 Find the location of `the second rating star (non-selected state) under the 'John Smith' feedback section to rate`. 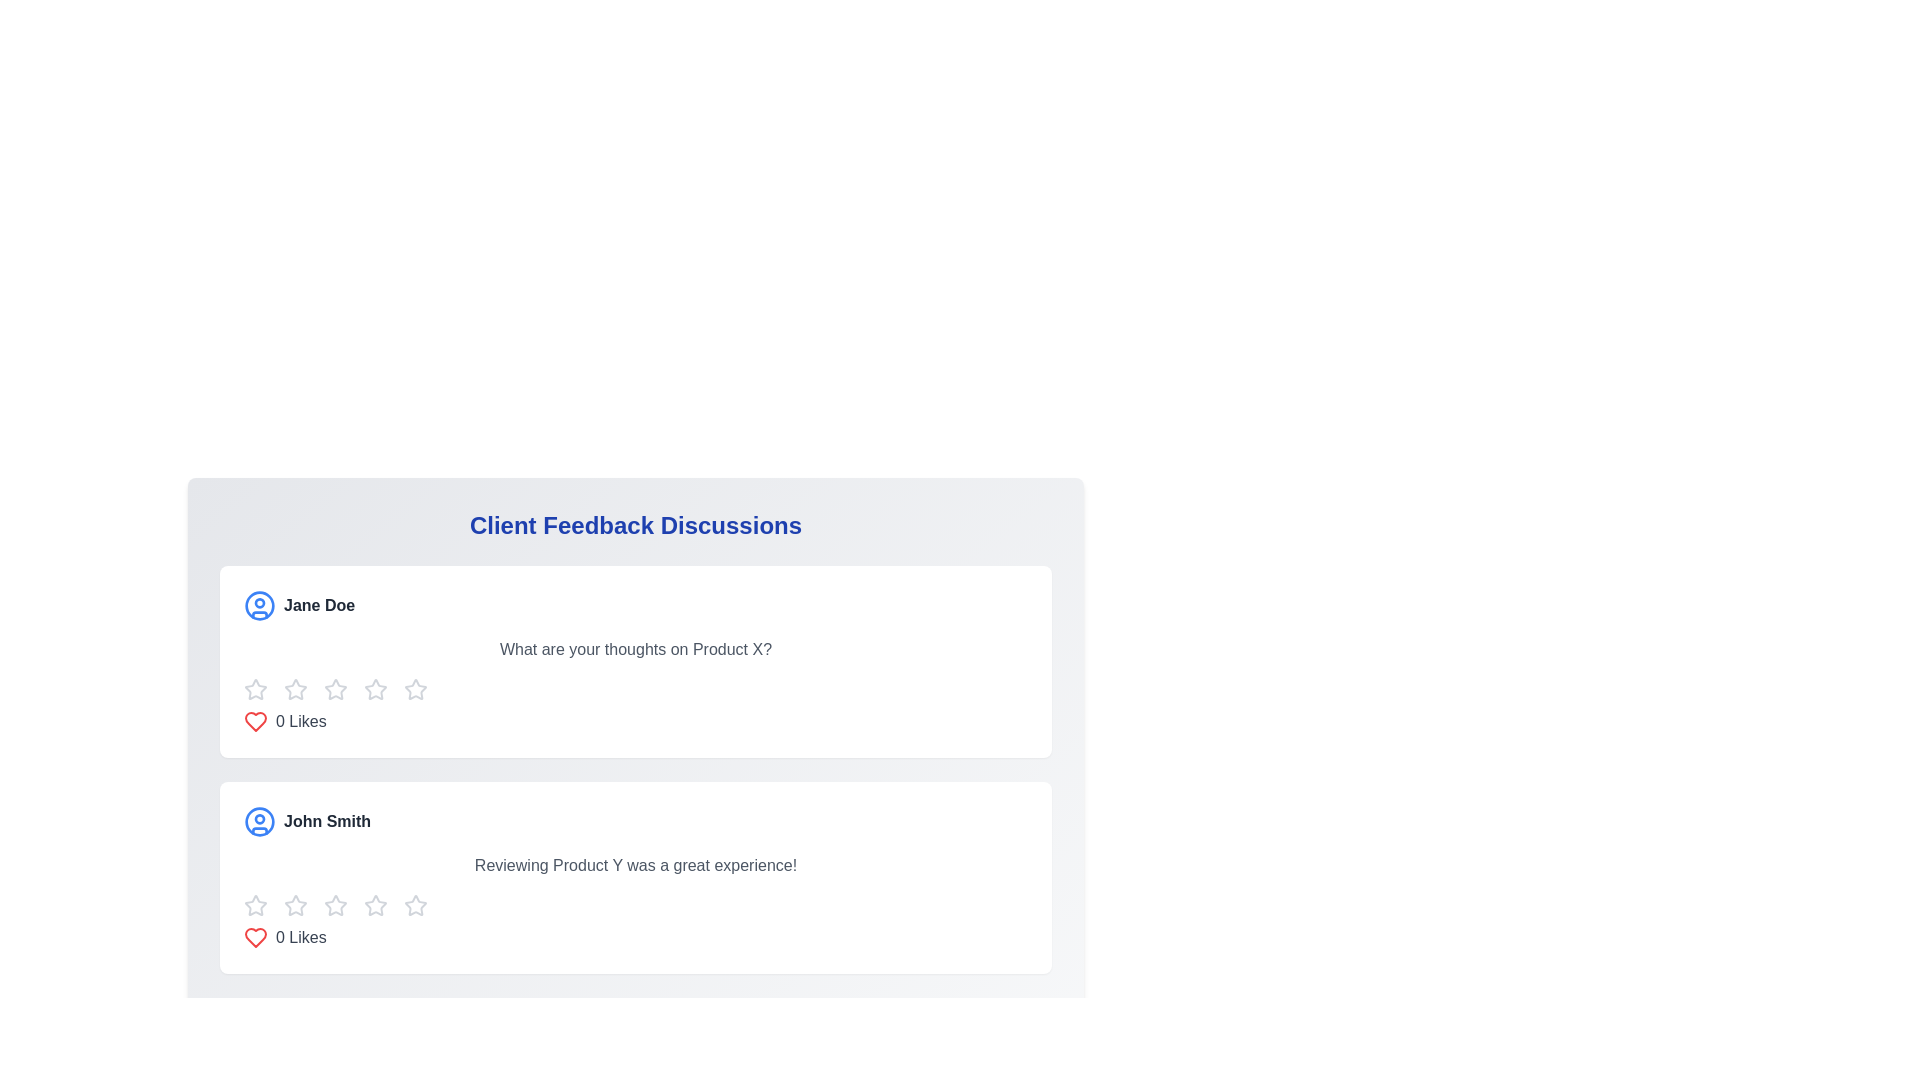

the second rating star (non-selected state) under the 'John Smith' feedback section to rate is located at coordinates (336, 905).